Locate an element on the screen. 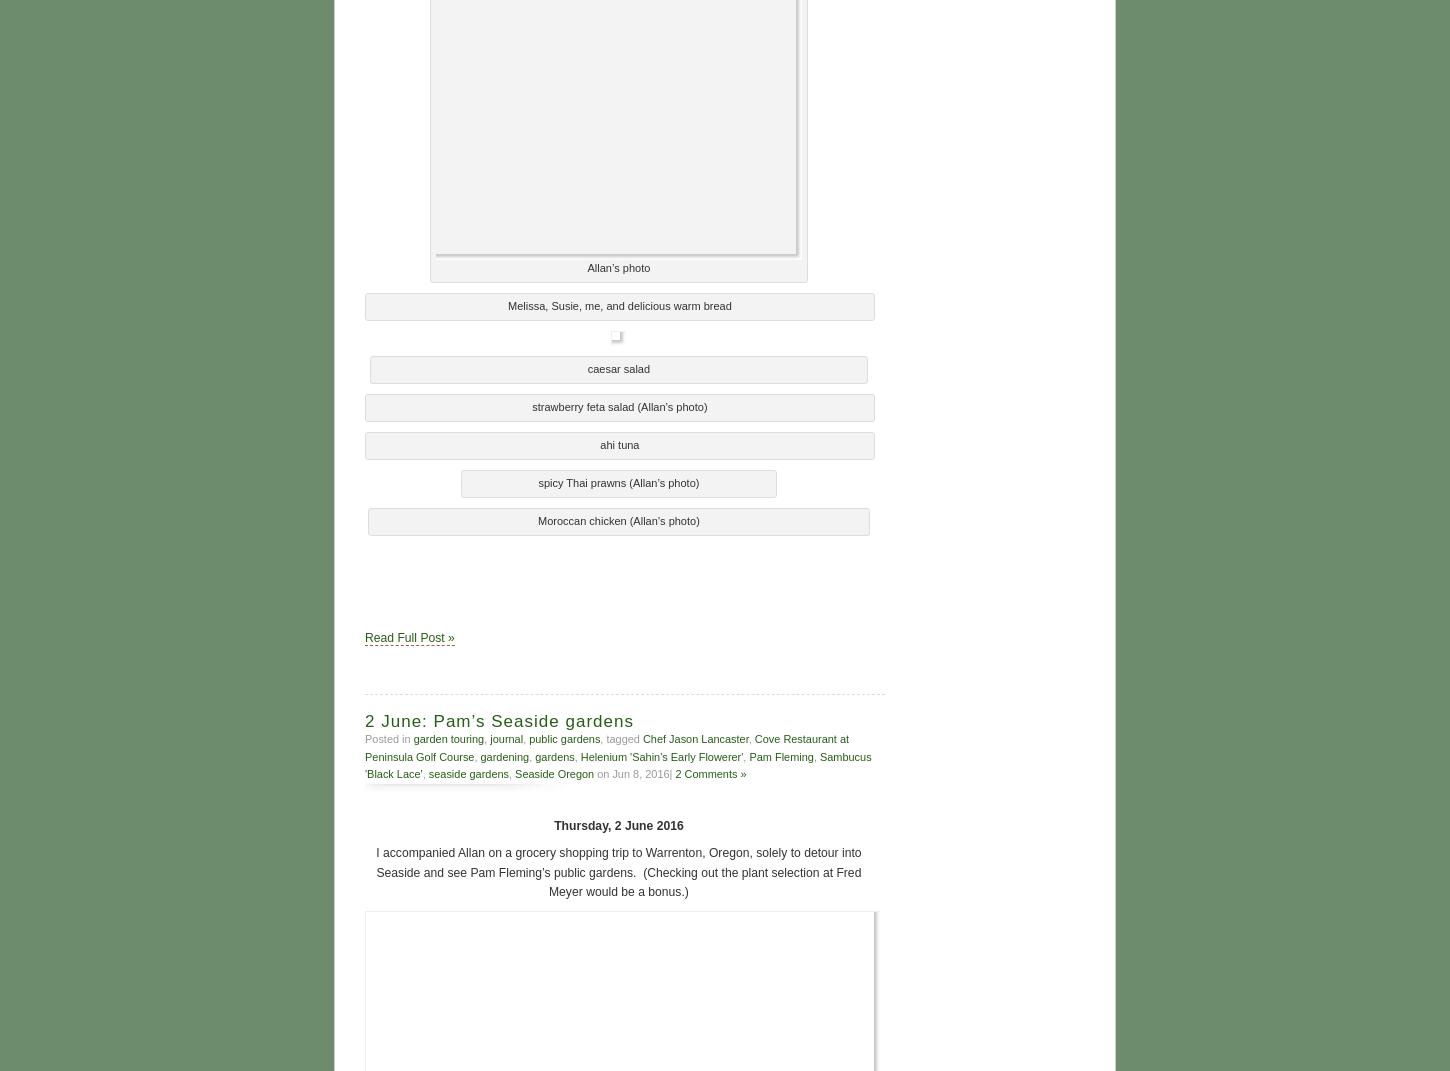  'Seaside Oregon' is located at coordinates (554, 770).